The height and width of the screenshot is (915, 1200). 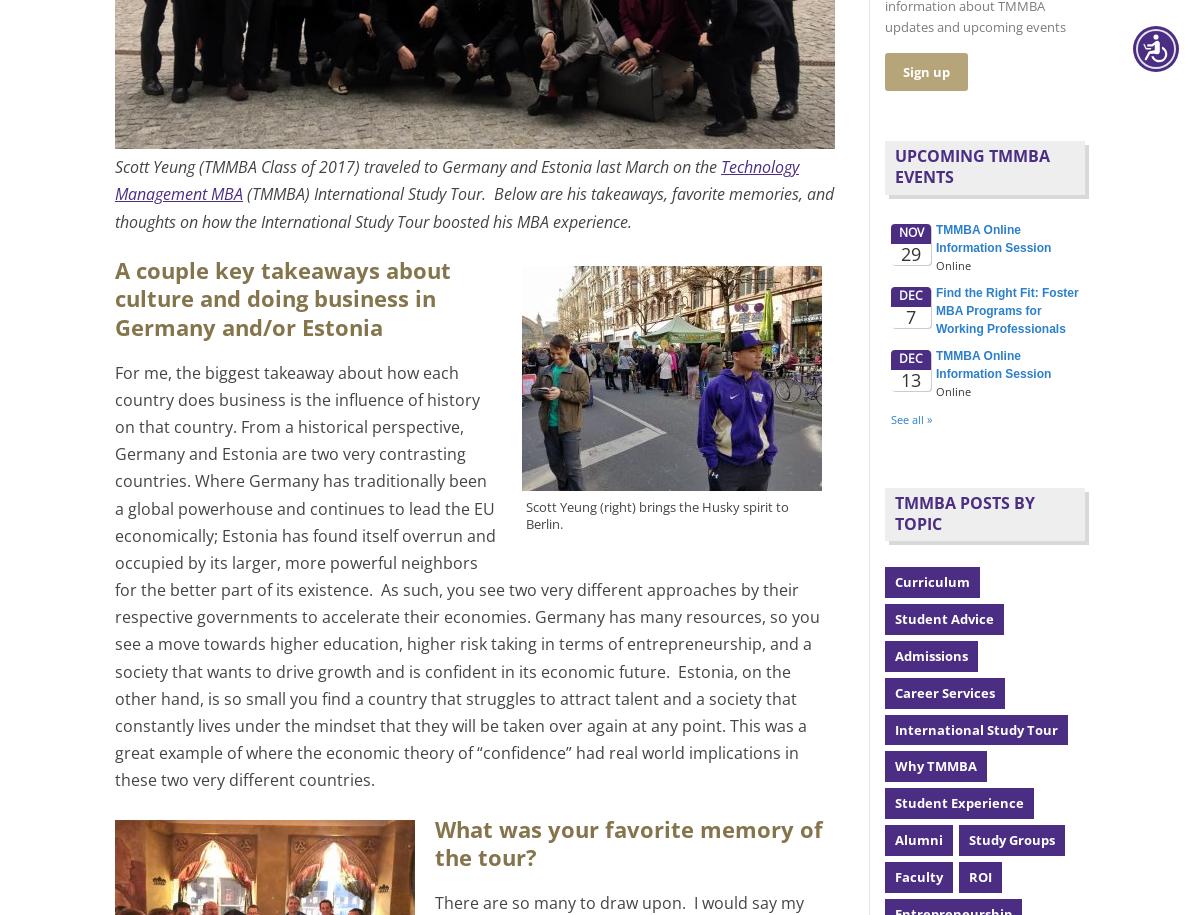 I want to click on 'International Study Tour', so click(x=976, y=728).